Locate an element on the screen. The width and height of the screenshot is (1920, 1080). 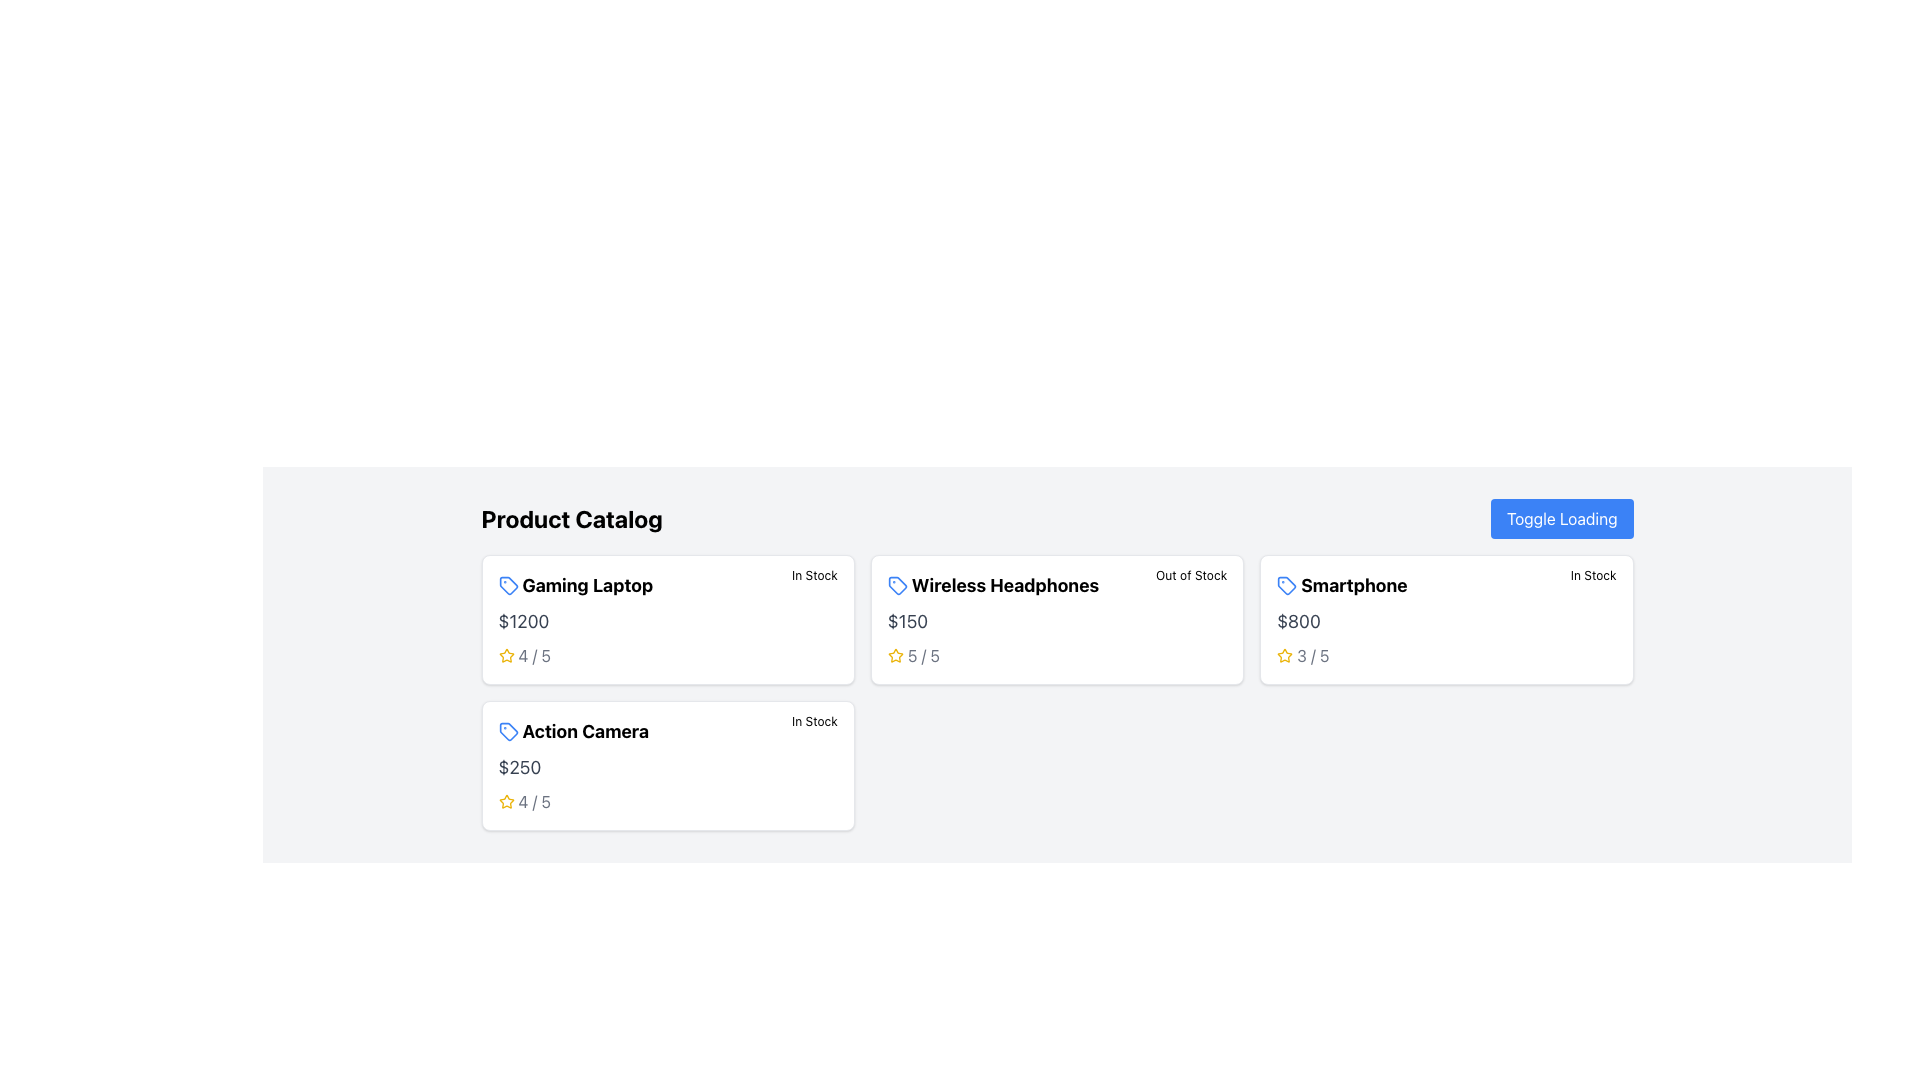
the Star Rating icon located in the rating section of the Smartphone product card, positioned to the left of the '3 / 5' text is located at coordinates (1285, 655).